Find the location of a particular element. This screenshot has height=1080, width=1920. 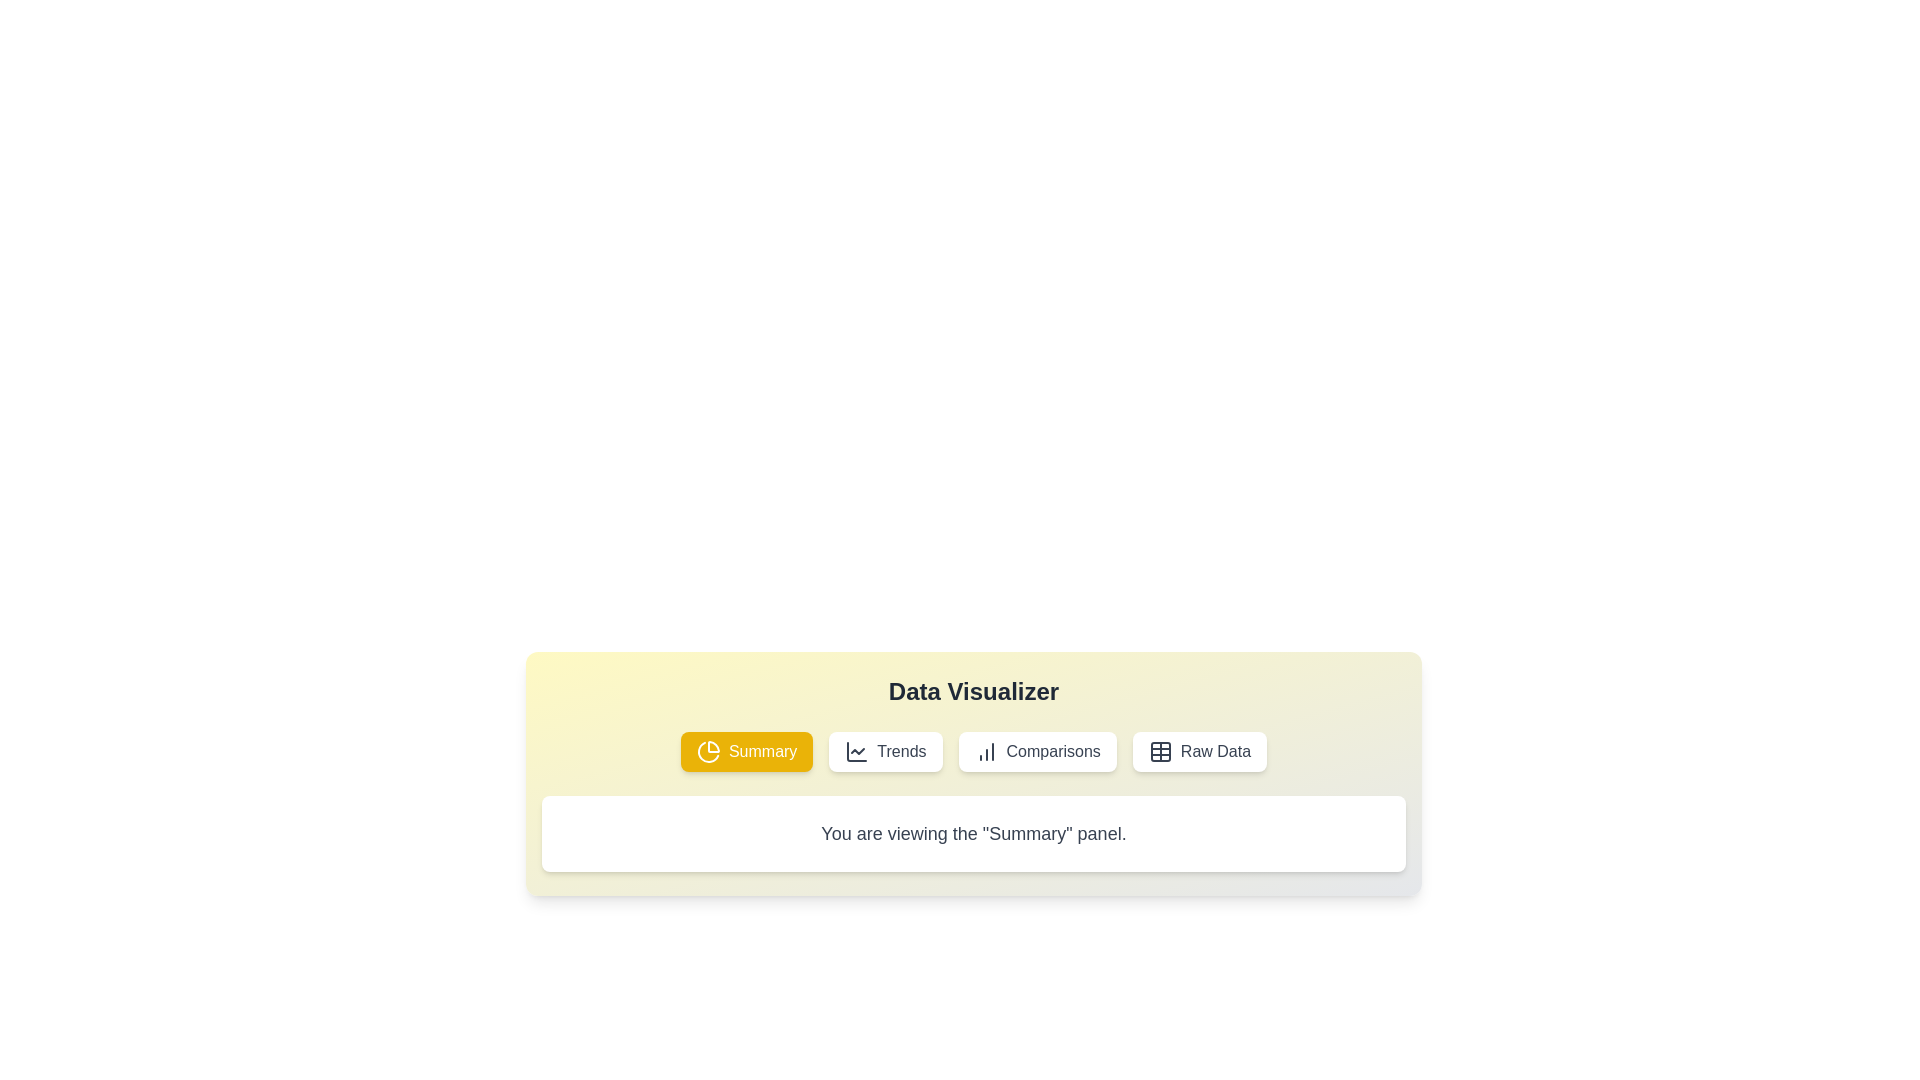

the 'Trends' button located under 'Data Visualizer' is located at coordinates (884, 752).